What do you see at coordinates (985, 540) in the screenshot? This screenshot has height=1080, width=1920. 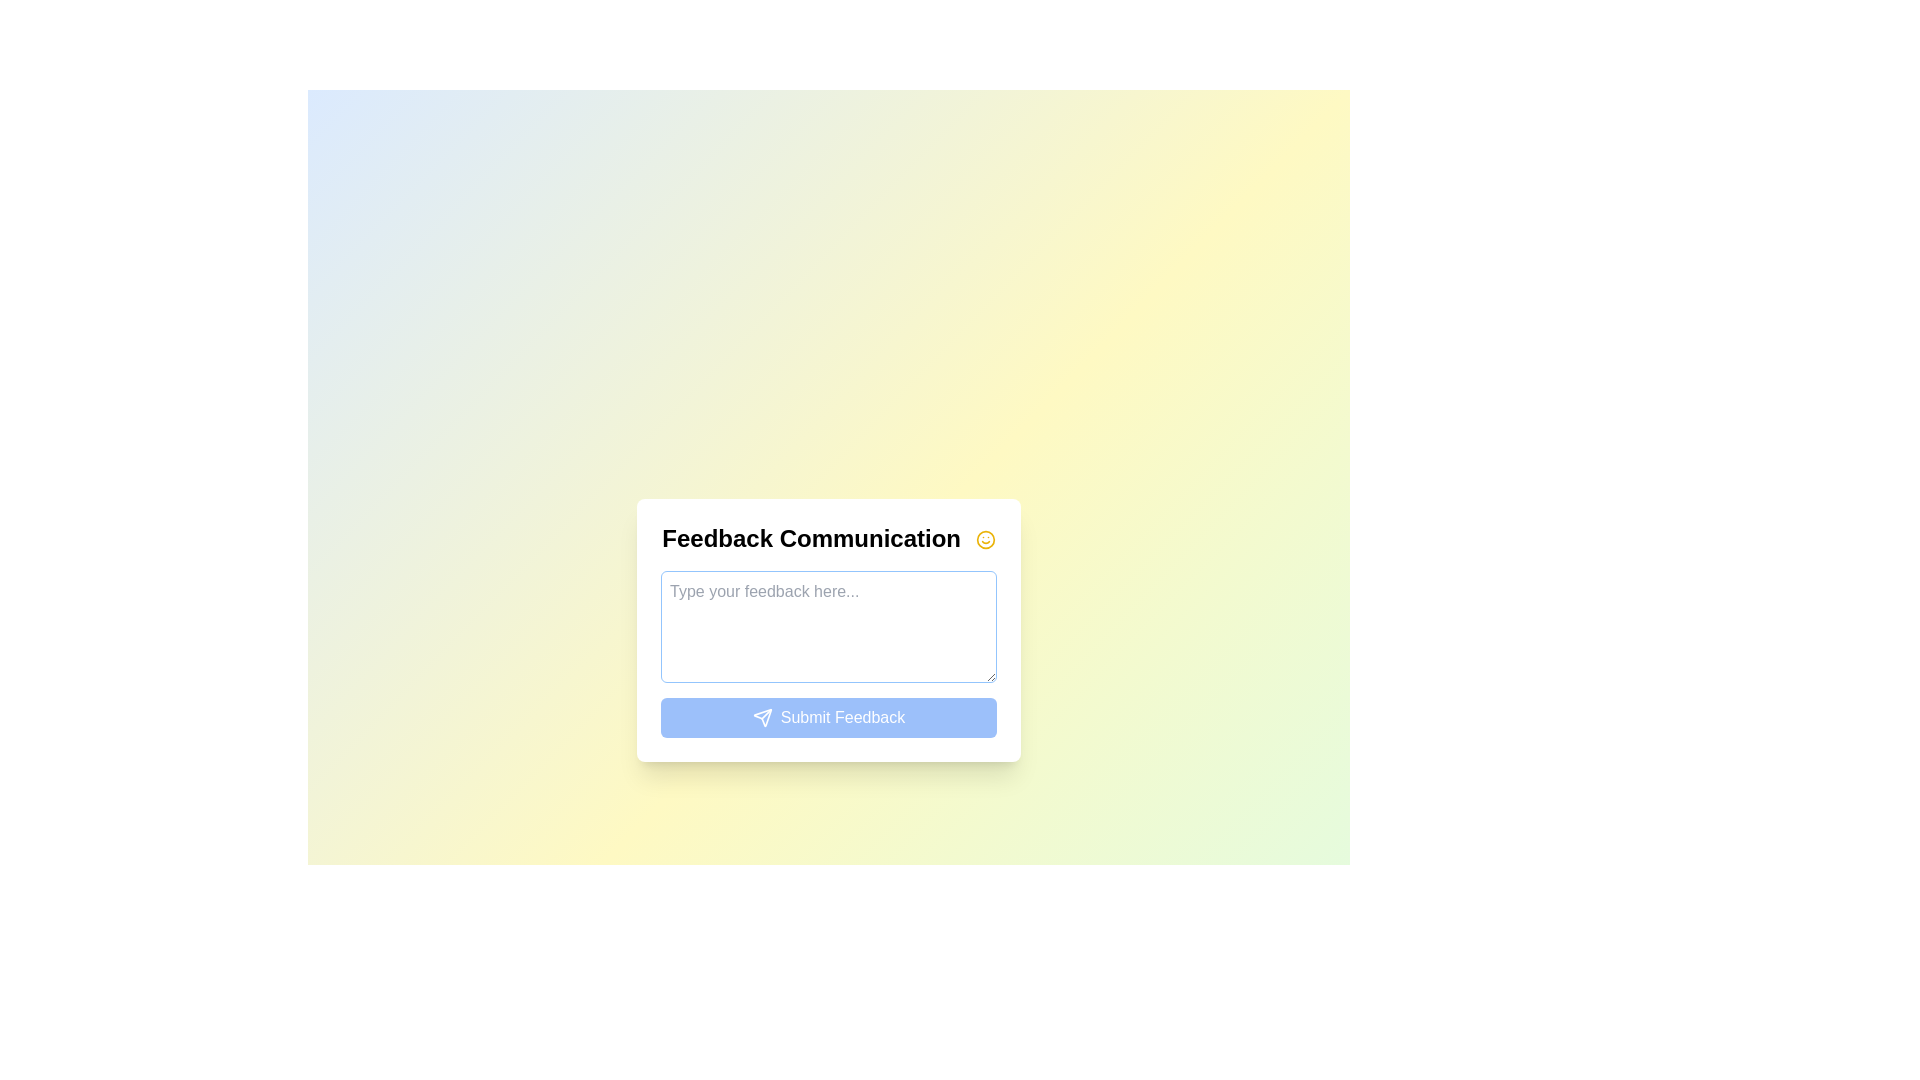 I see `the SVG Circle that forms the boundary of the smiley face icon, which is located to the right of the 'Feedback Communication' header` at bounding box center [985, 540].